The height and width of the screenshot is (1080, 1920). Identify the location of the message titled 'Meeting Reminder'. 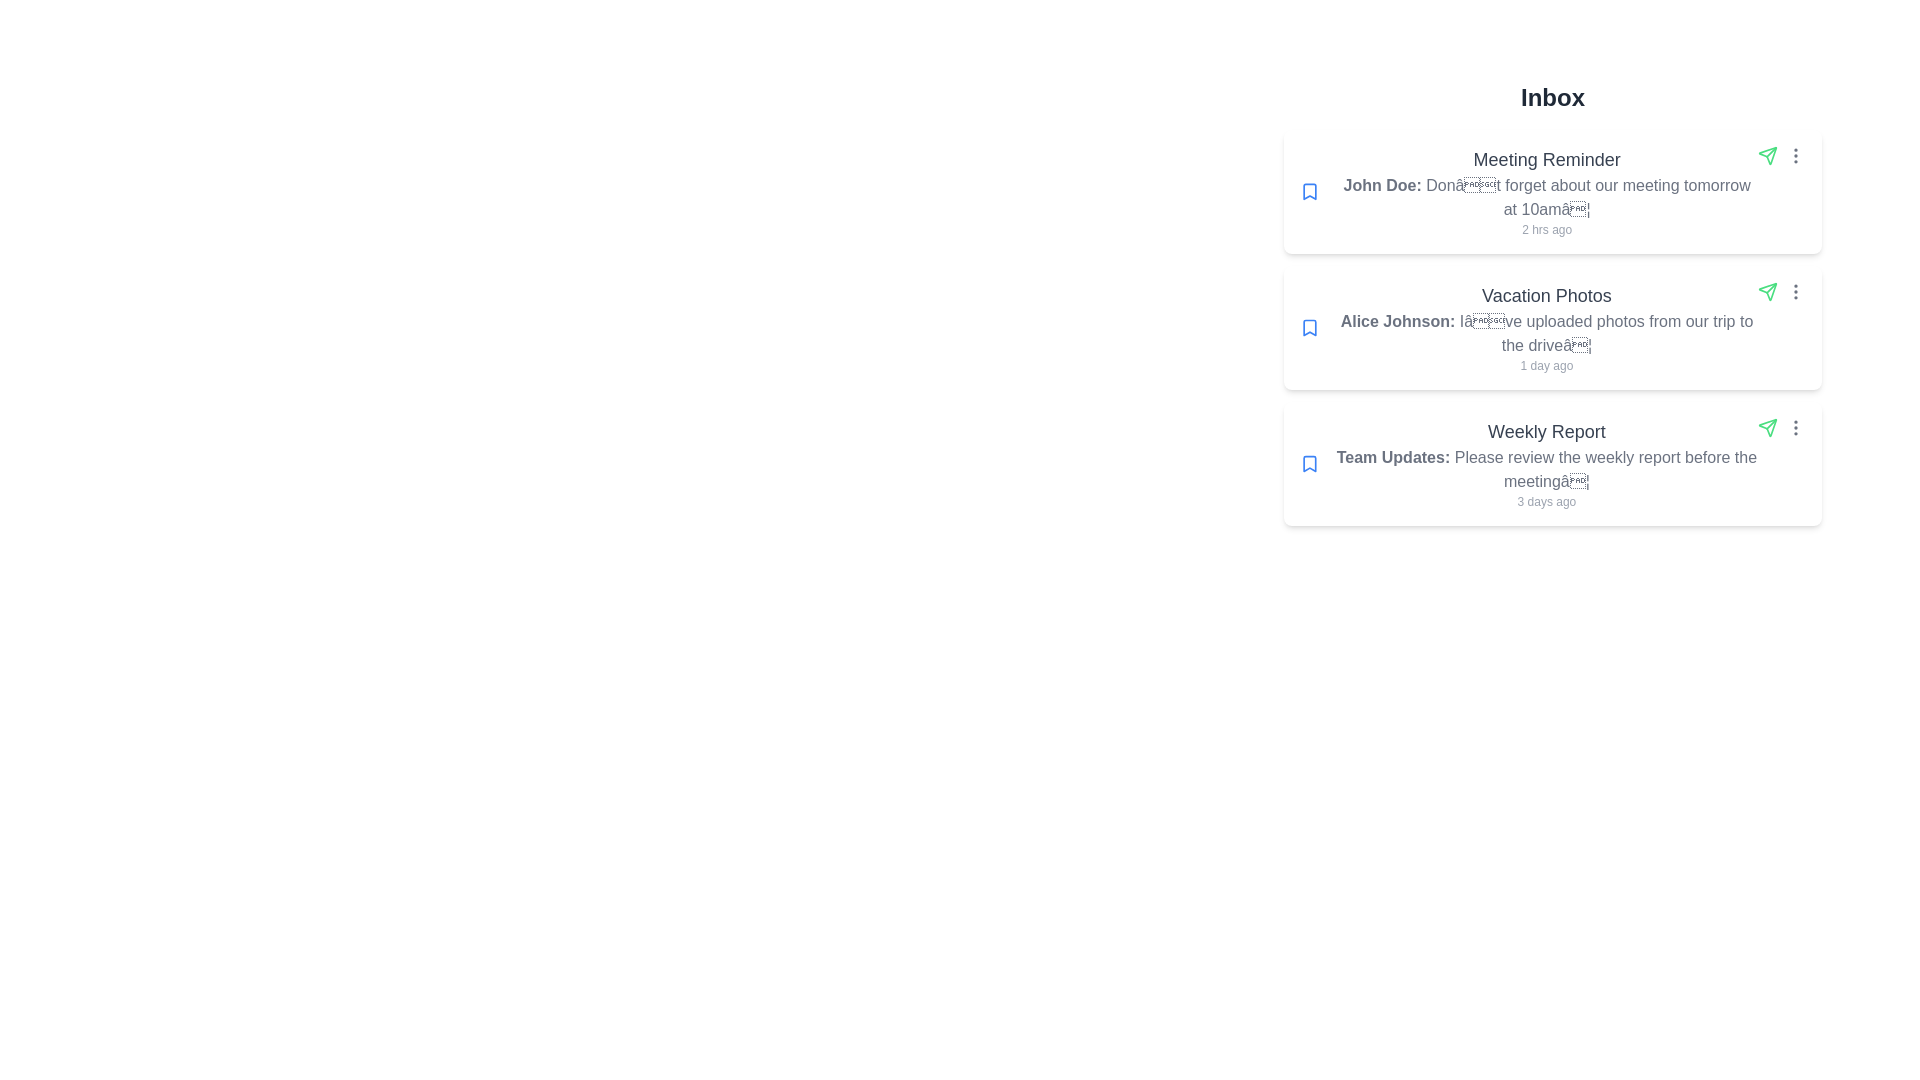
(1552, 192).